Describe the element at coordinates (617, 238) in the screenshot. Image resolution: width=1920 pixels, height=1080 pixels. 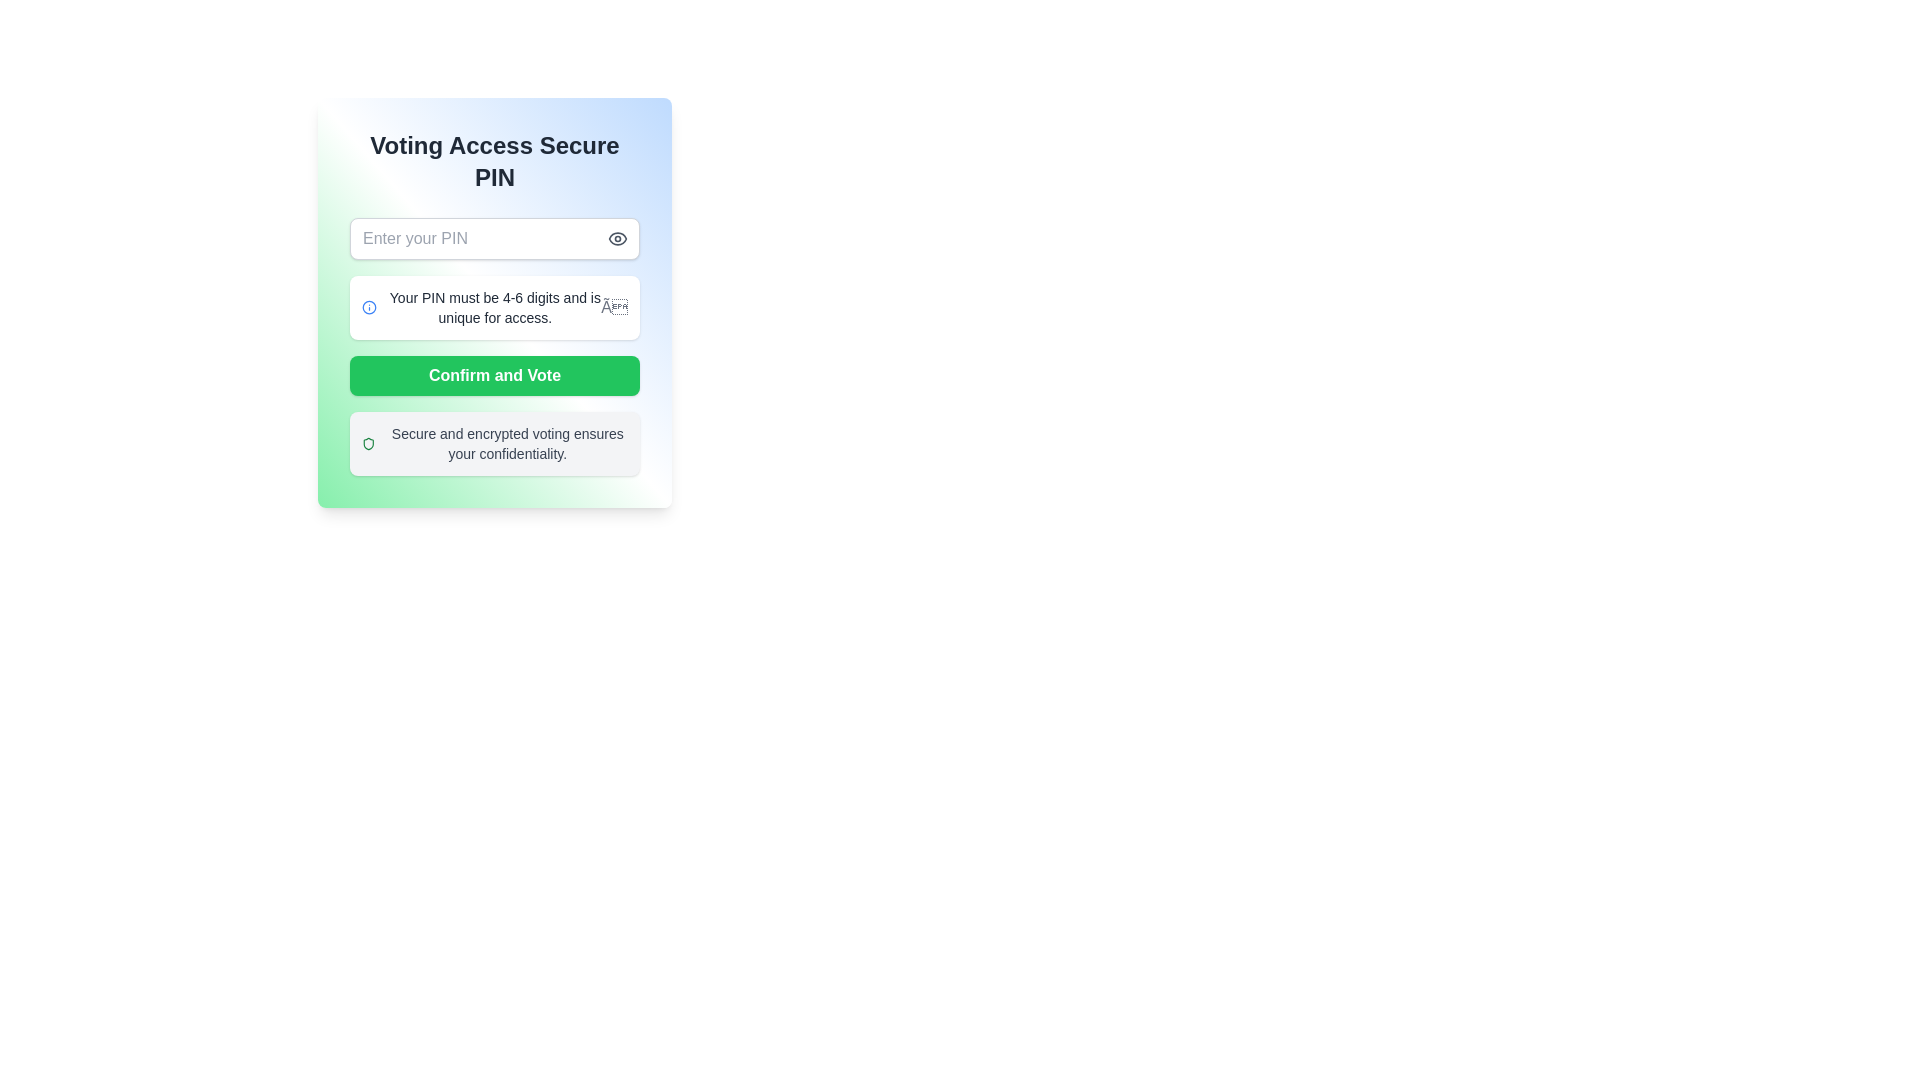
I see `the password visibility toggle button located at the right end of the password input field` at that location.